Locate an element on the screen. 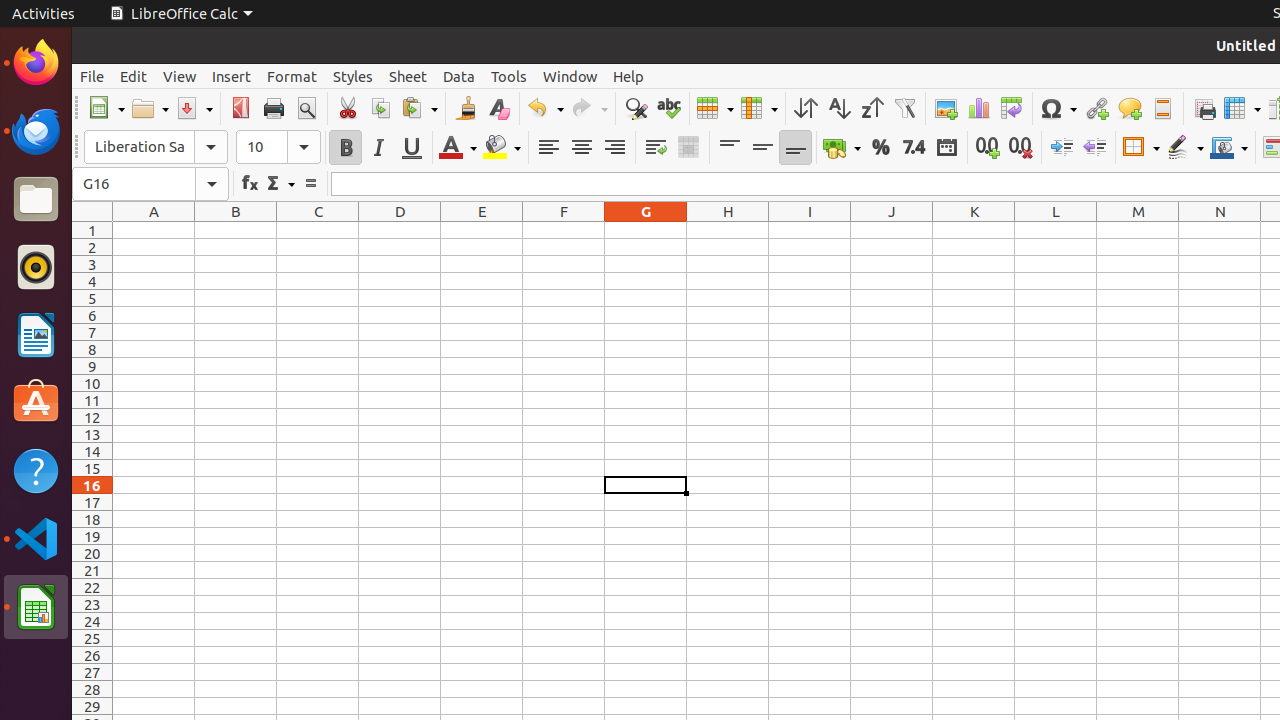 Image resolution: width=1280 pixels, height=720 pixels. 'Sheet' is located at coordinates (406, 75).